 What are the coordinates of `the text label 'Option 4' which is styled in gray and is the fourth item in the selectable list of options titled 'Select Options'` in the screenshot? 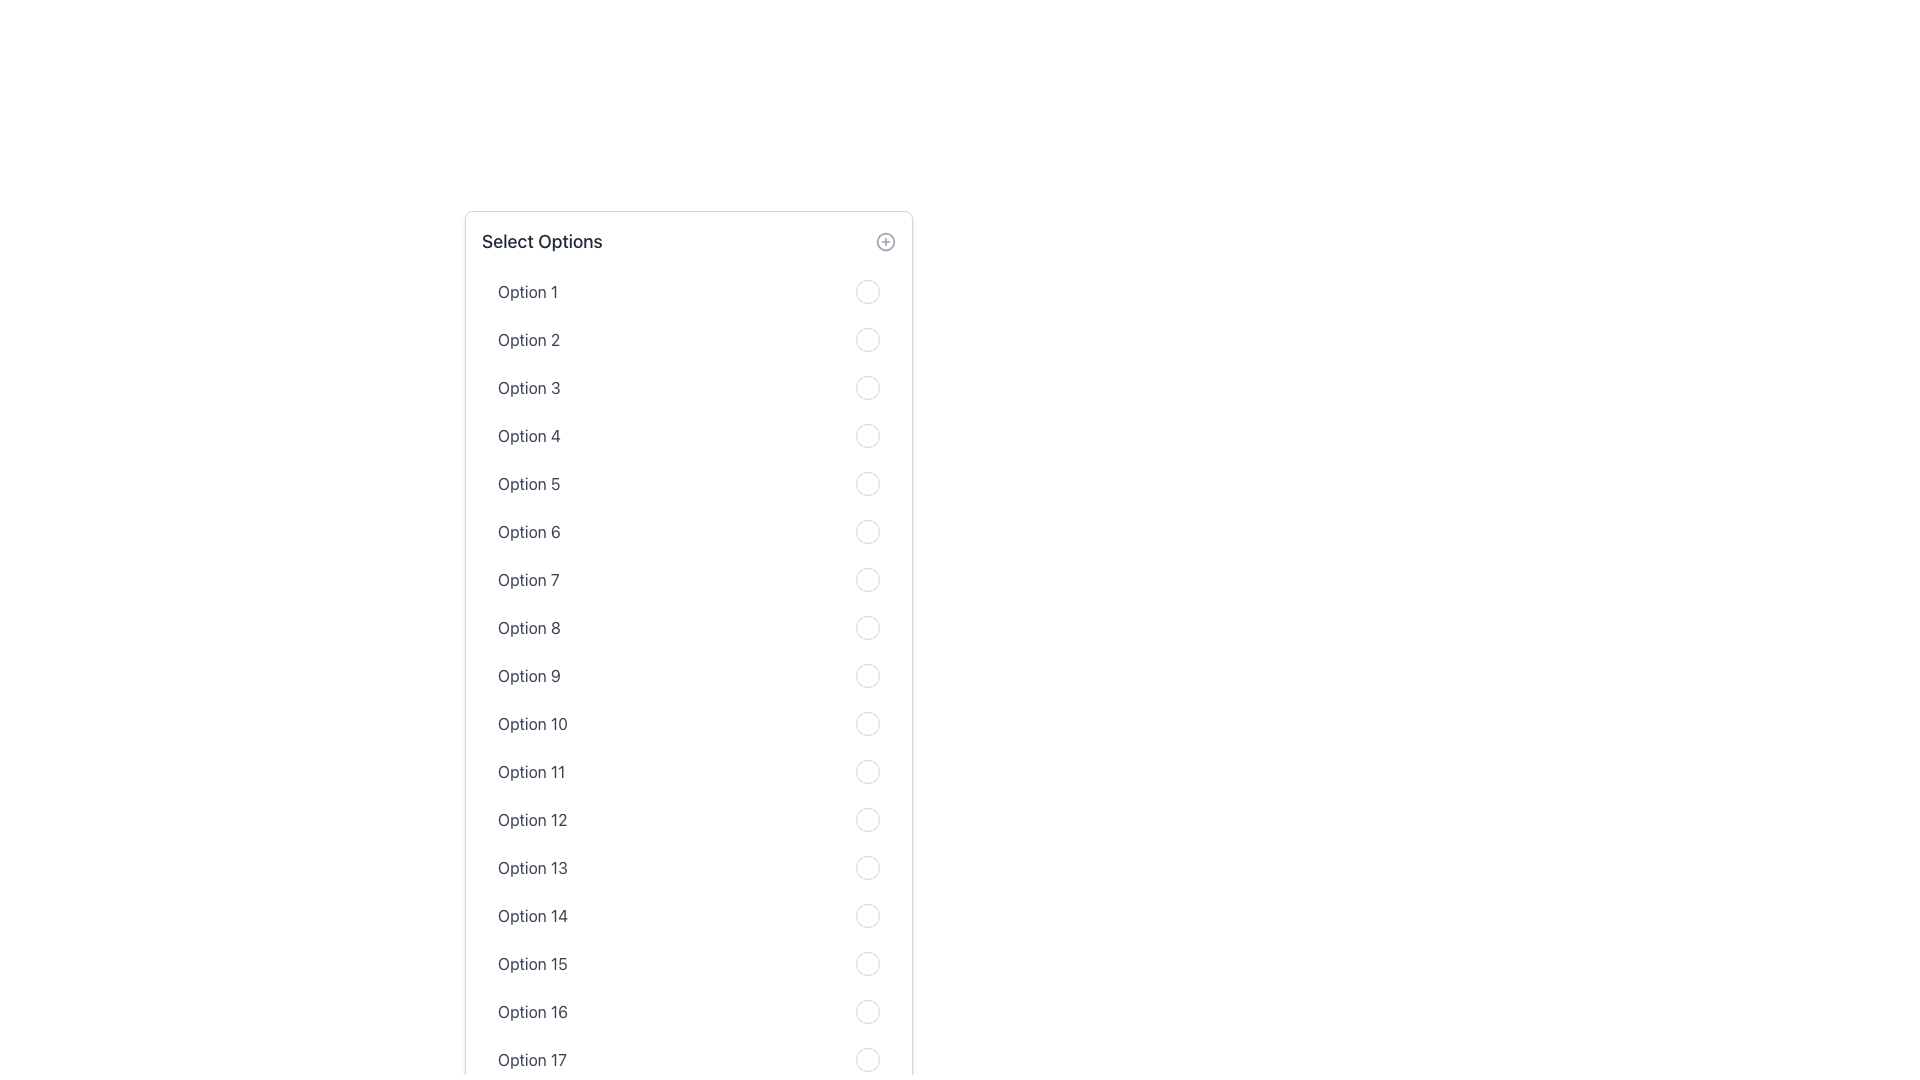 It's located at (529, 434).